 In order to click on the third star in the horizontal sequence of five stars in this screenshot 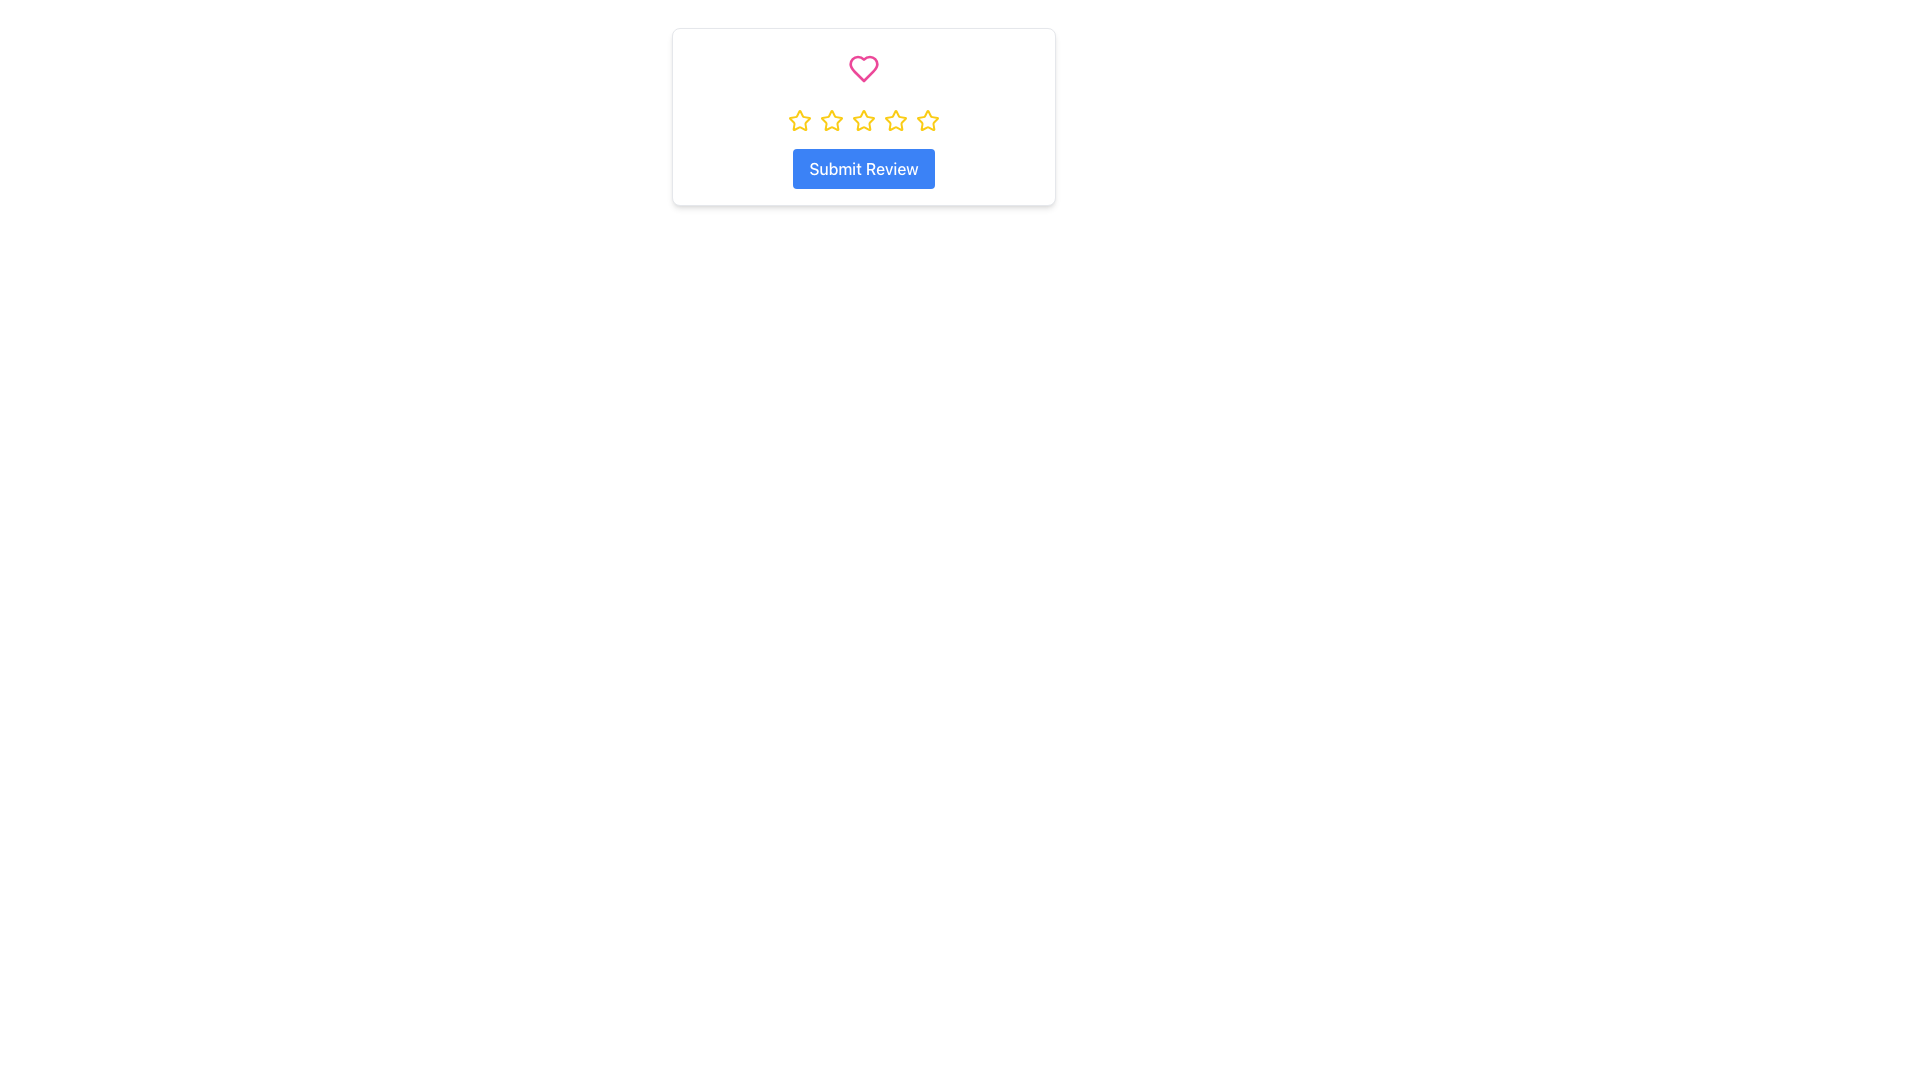, I will do `click(864, 120)`.